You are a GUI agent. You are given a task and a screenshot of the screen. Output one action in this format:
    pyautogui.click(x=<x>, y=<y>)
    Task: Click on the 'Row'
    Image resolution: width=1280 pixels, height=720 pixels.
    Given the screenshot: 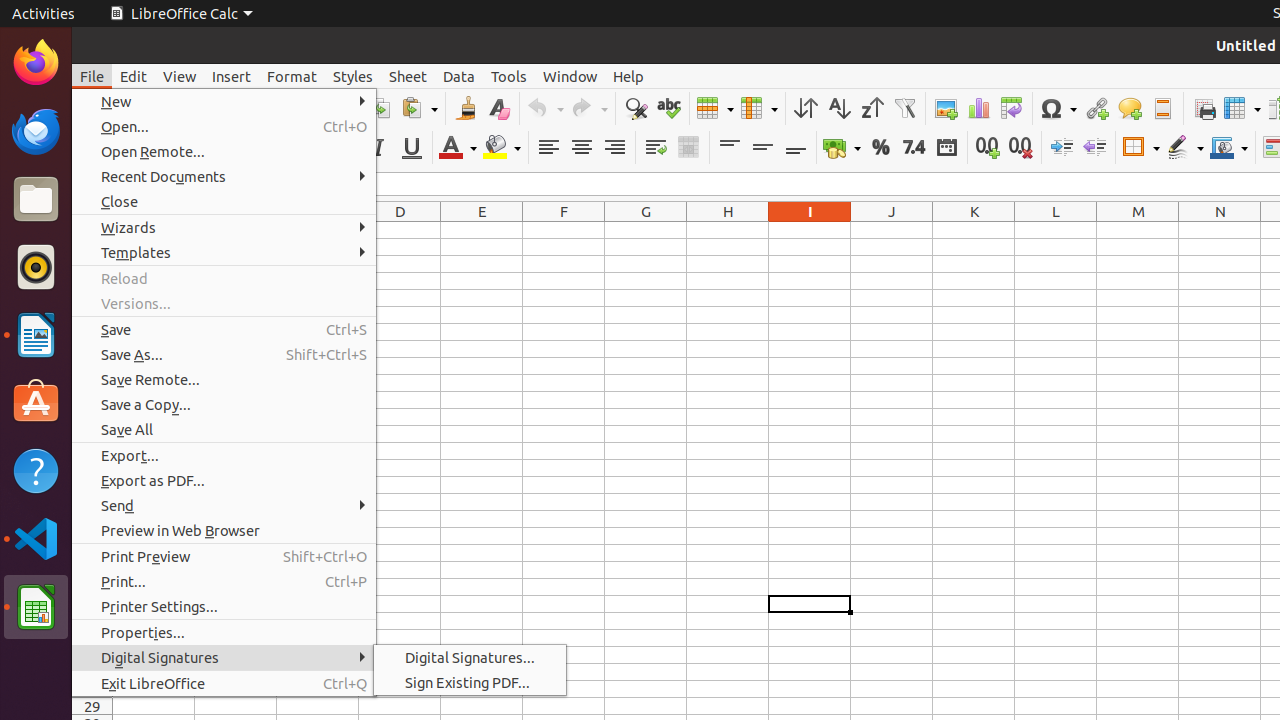 What is the action you would take?
    pyautogui.click(x=715, y=108)
    